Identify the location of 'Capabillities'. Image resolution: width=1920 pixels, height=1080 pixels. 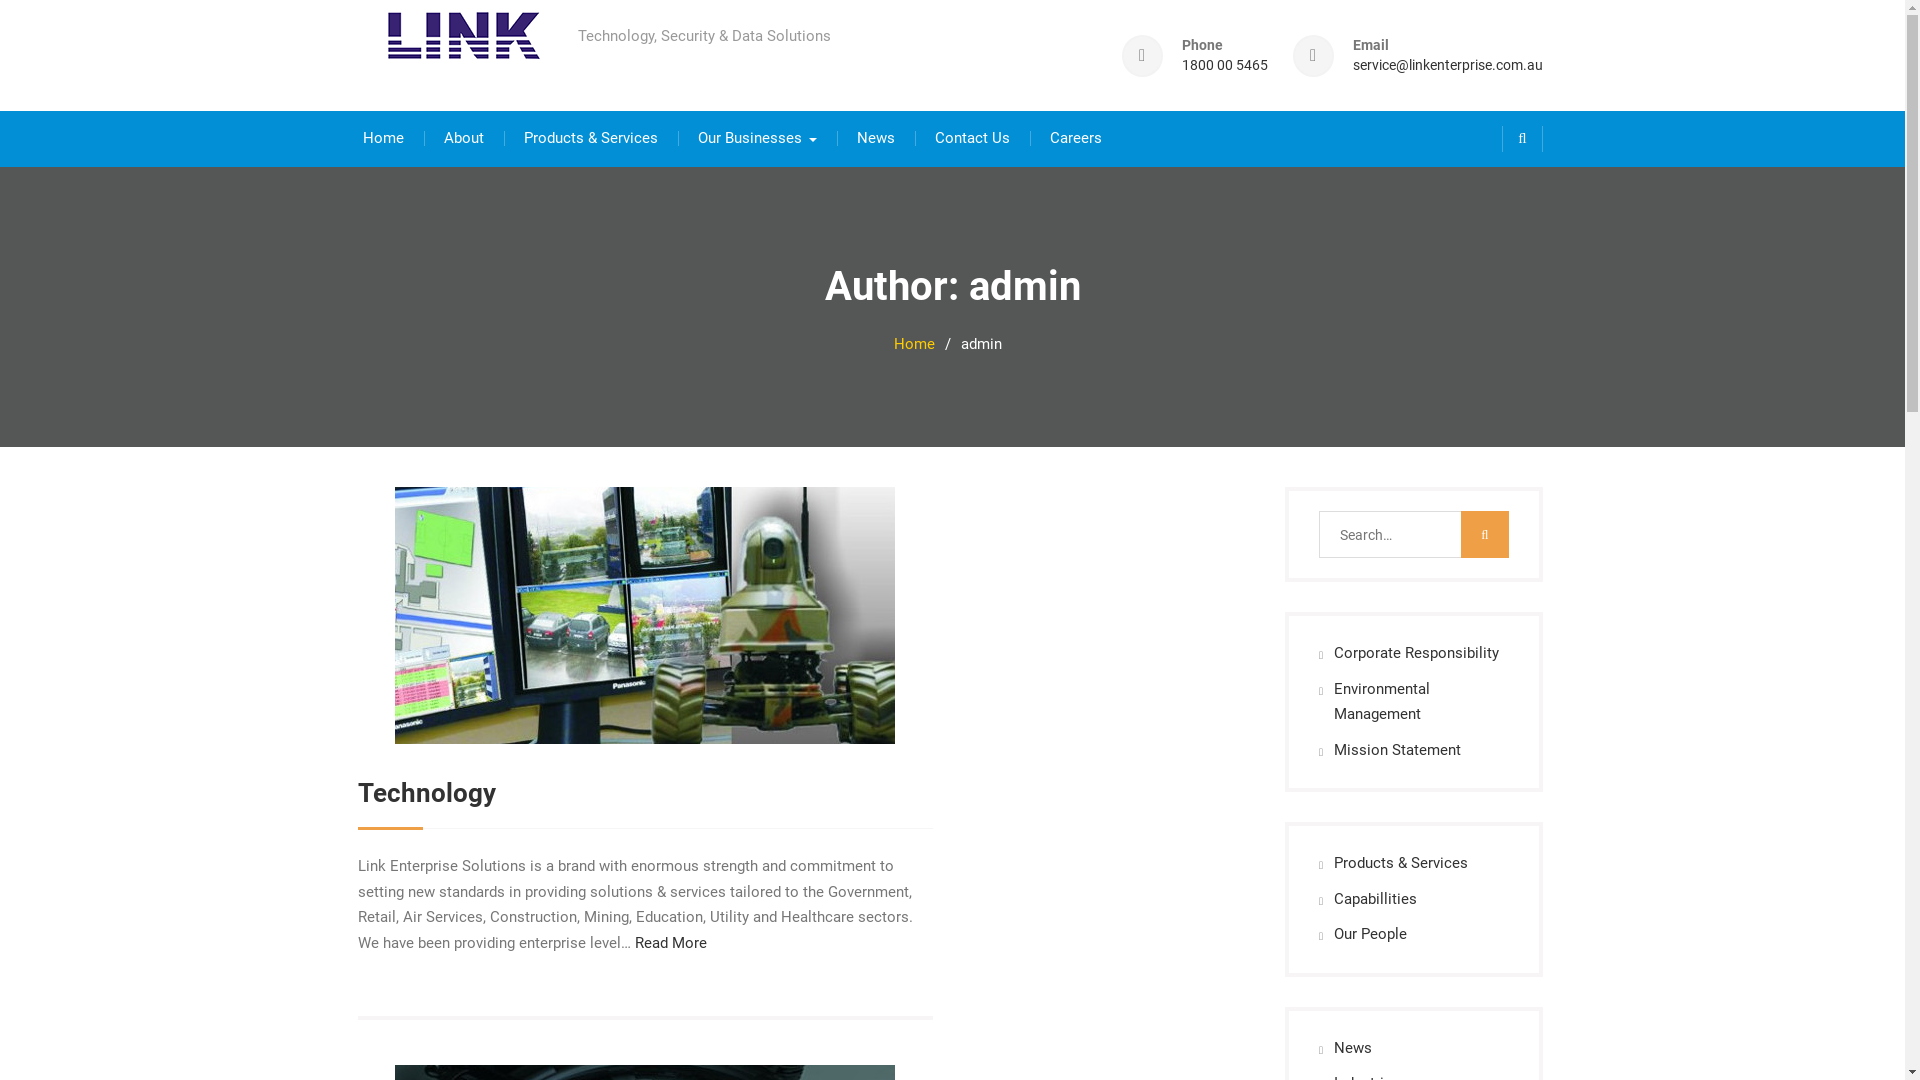
(1334, 897).